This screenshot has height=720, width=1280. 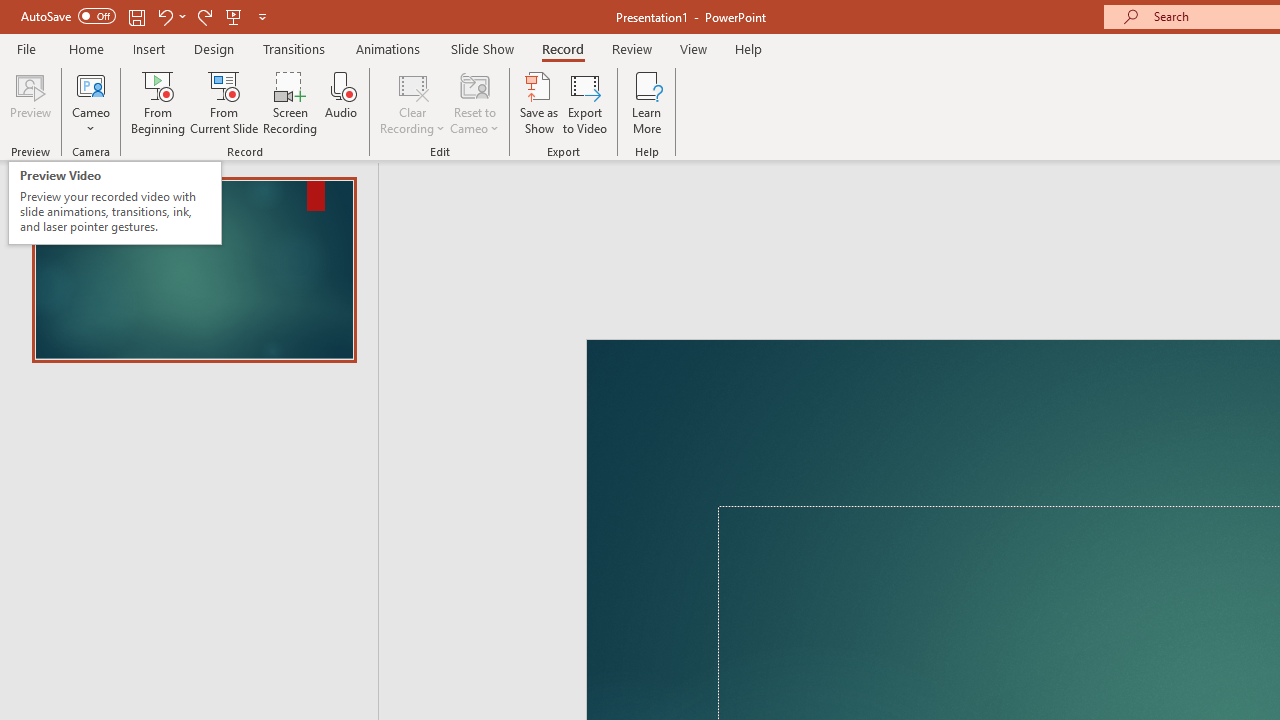 What do you see at coordinates (224, 103) in the screenshot?
I see `'From Current Slide...'` at bounding box center [224, 103].